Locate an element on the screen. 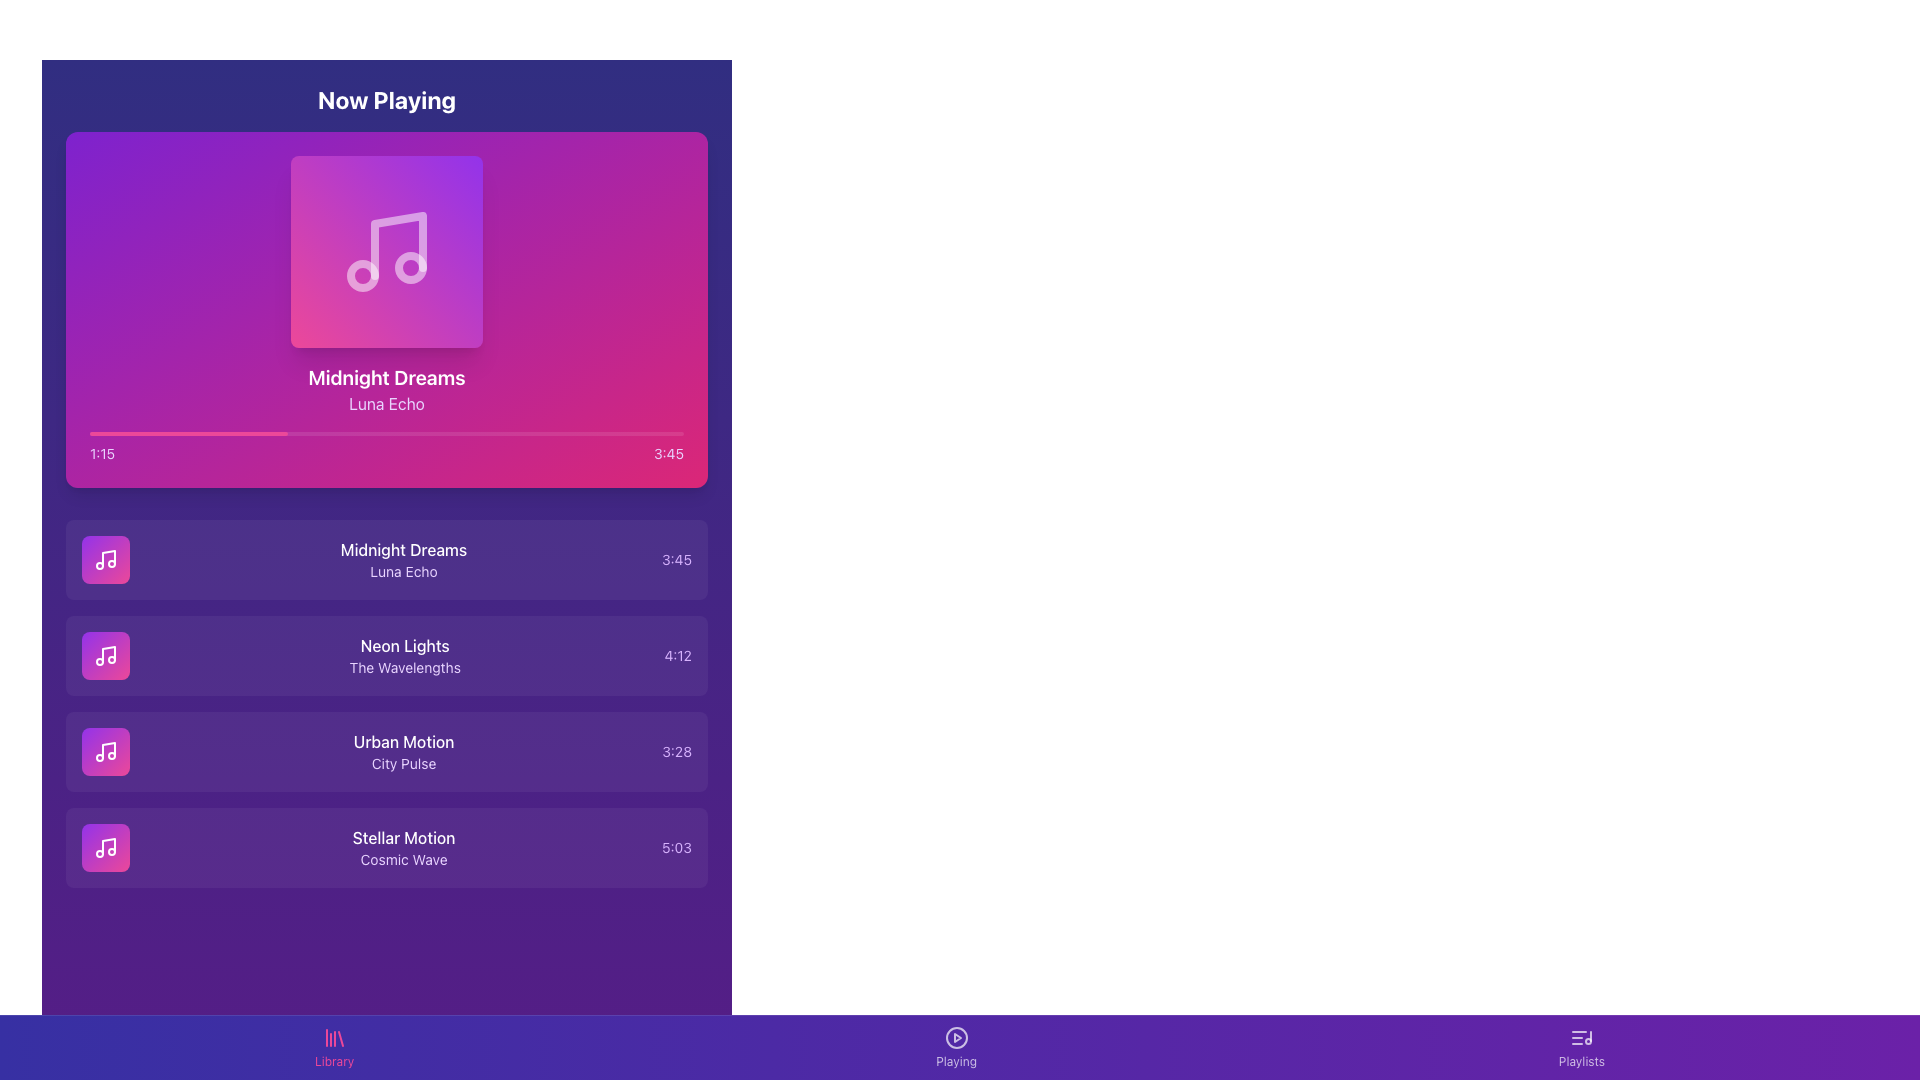 The image size is (1920, 1080). the slider is located at coordinates (130, 433).